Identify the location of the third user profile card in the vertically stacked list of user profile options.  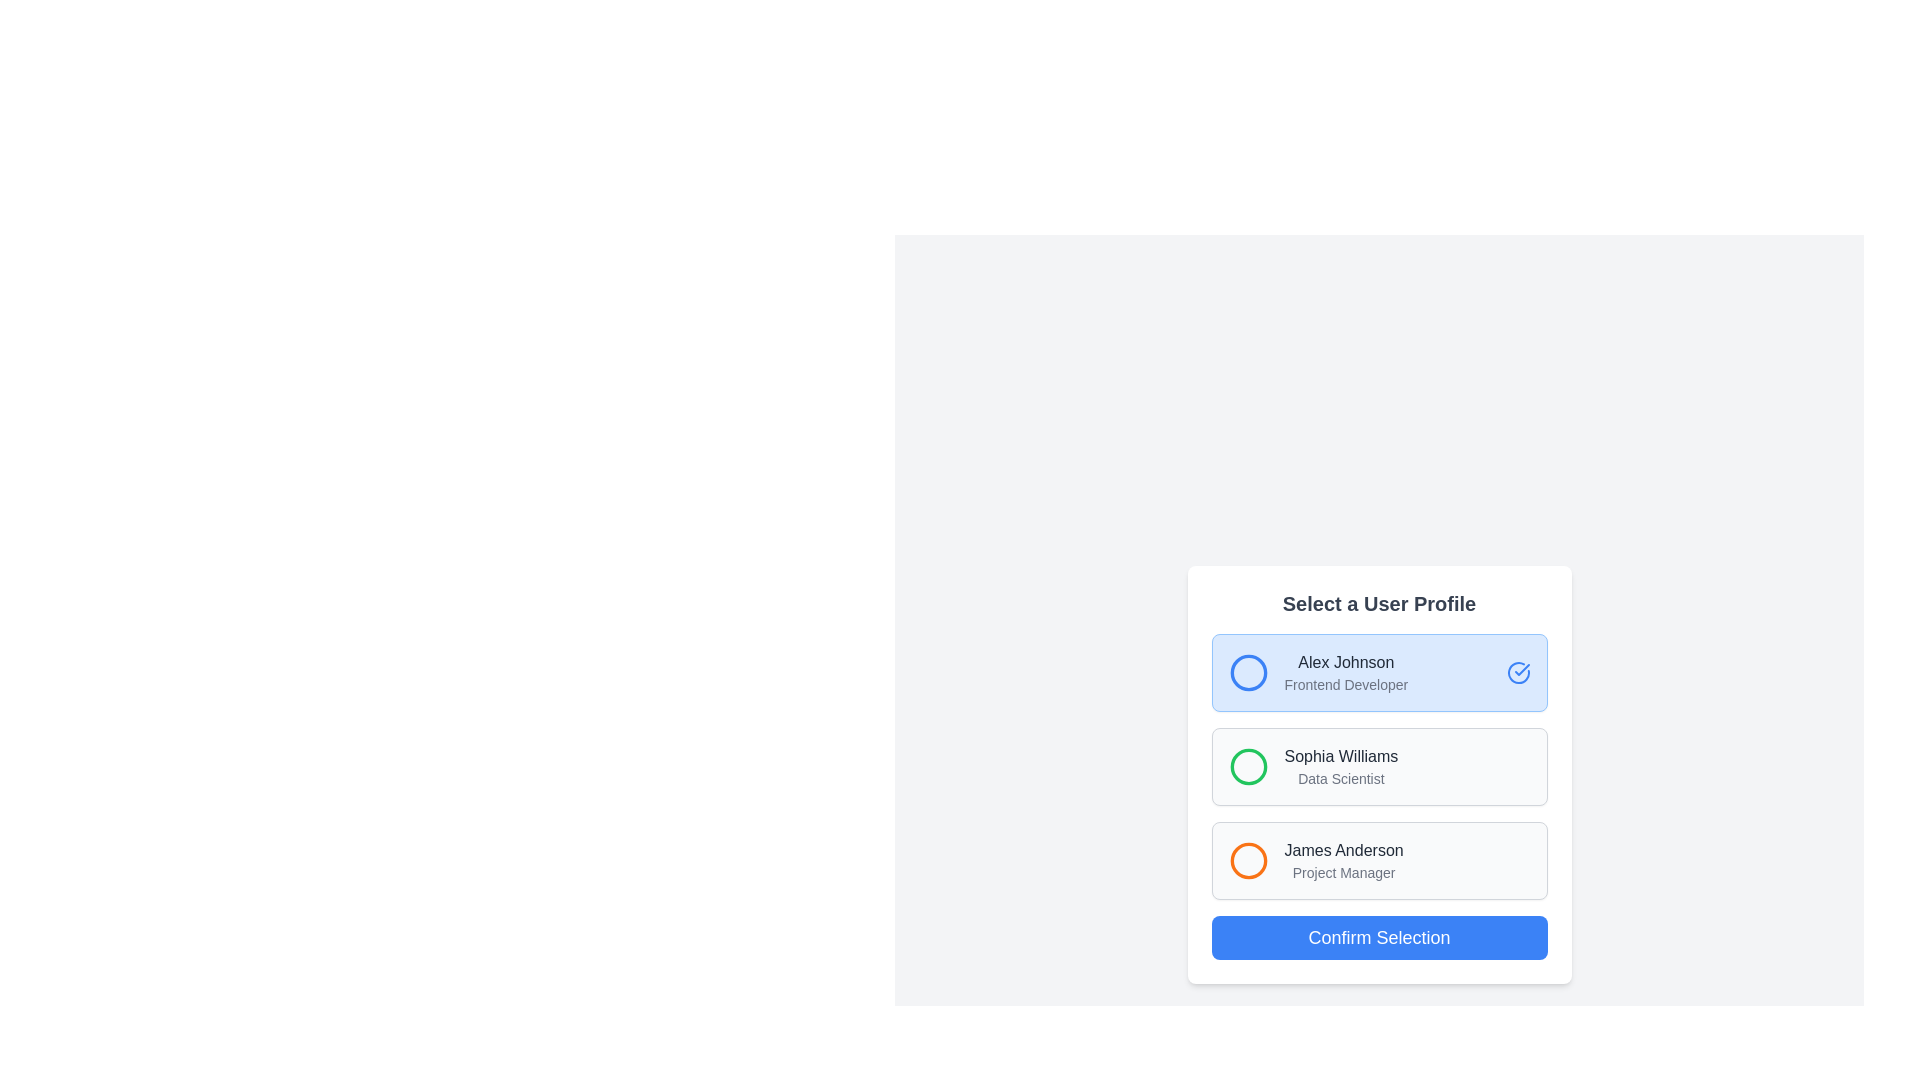
(1316, 859).